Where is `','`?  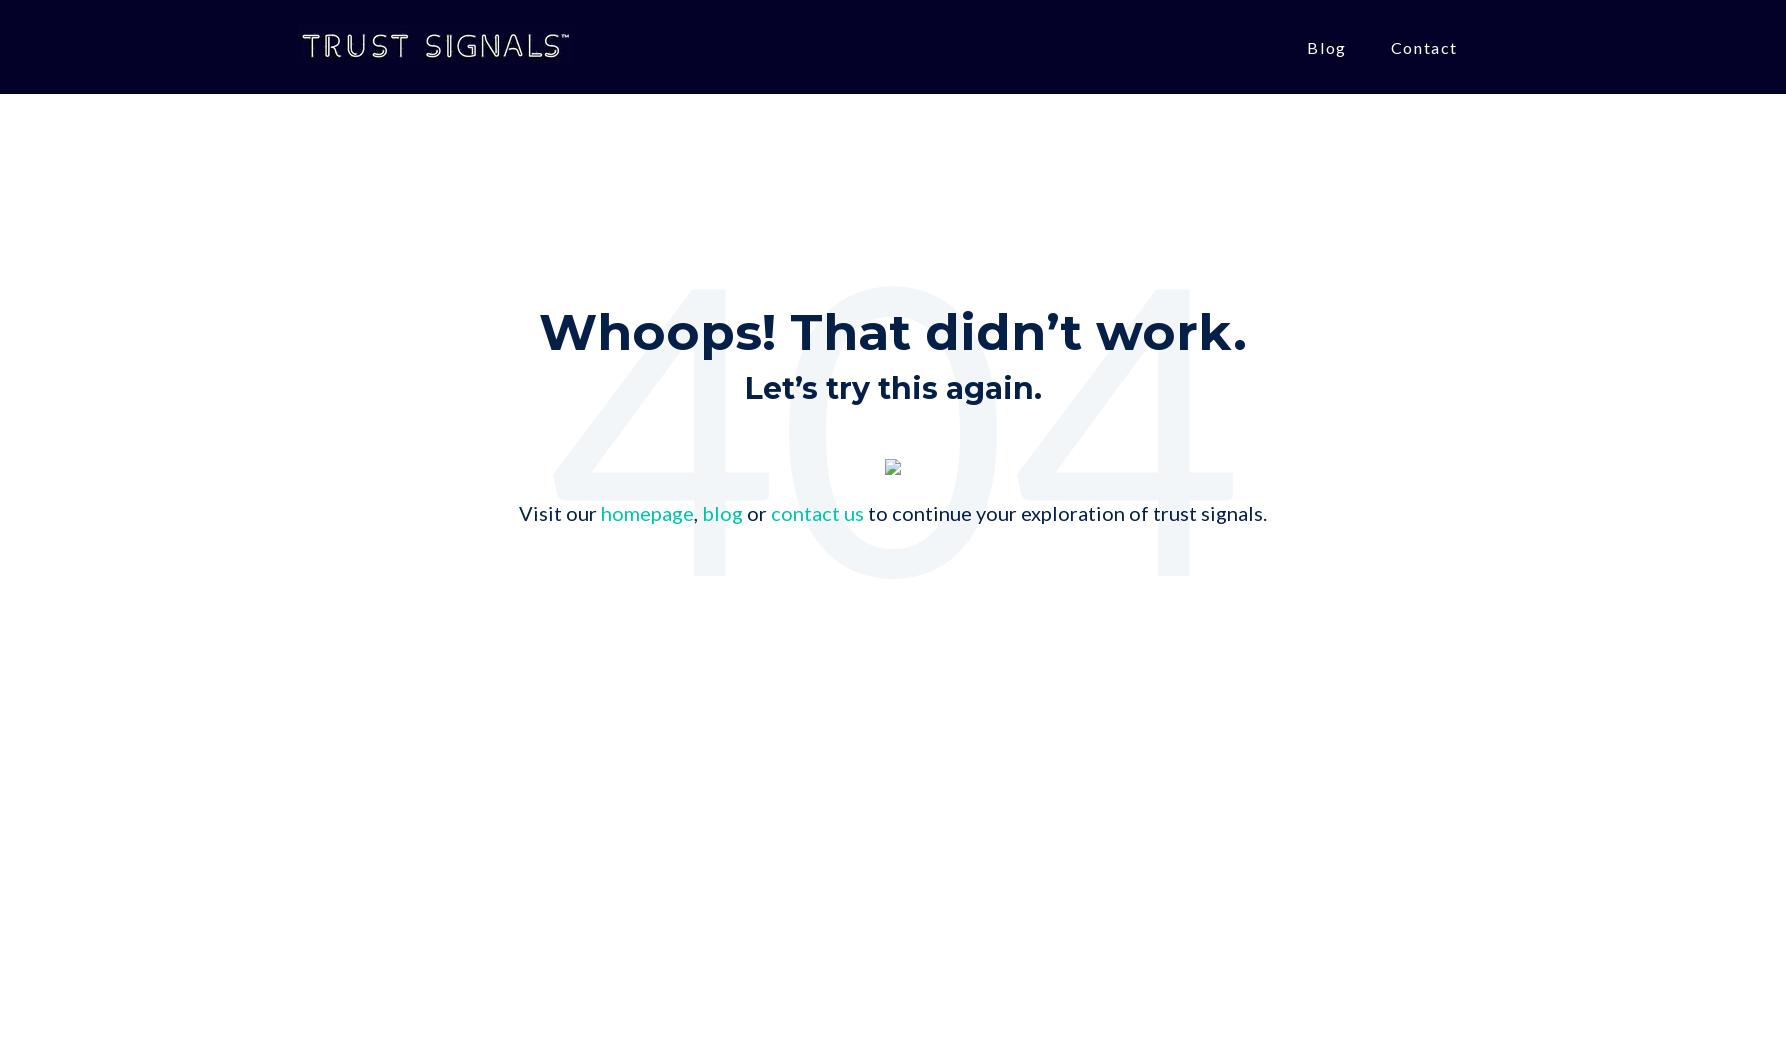 ',' is located at coordinates (694, 513).